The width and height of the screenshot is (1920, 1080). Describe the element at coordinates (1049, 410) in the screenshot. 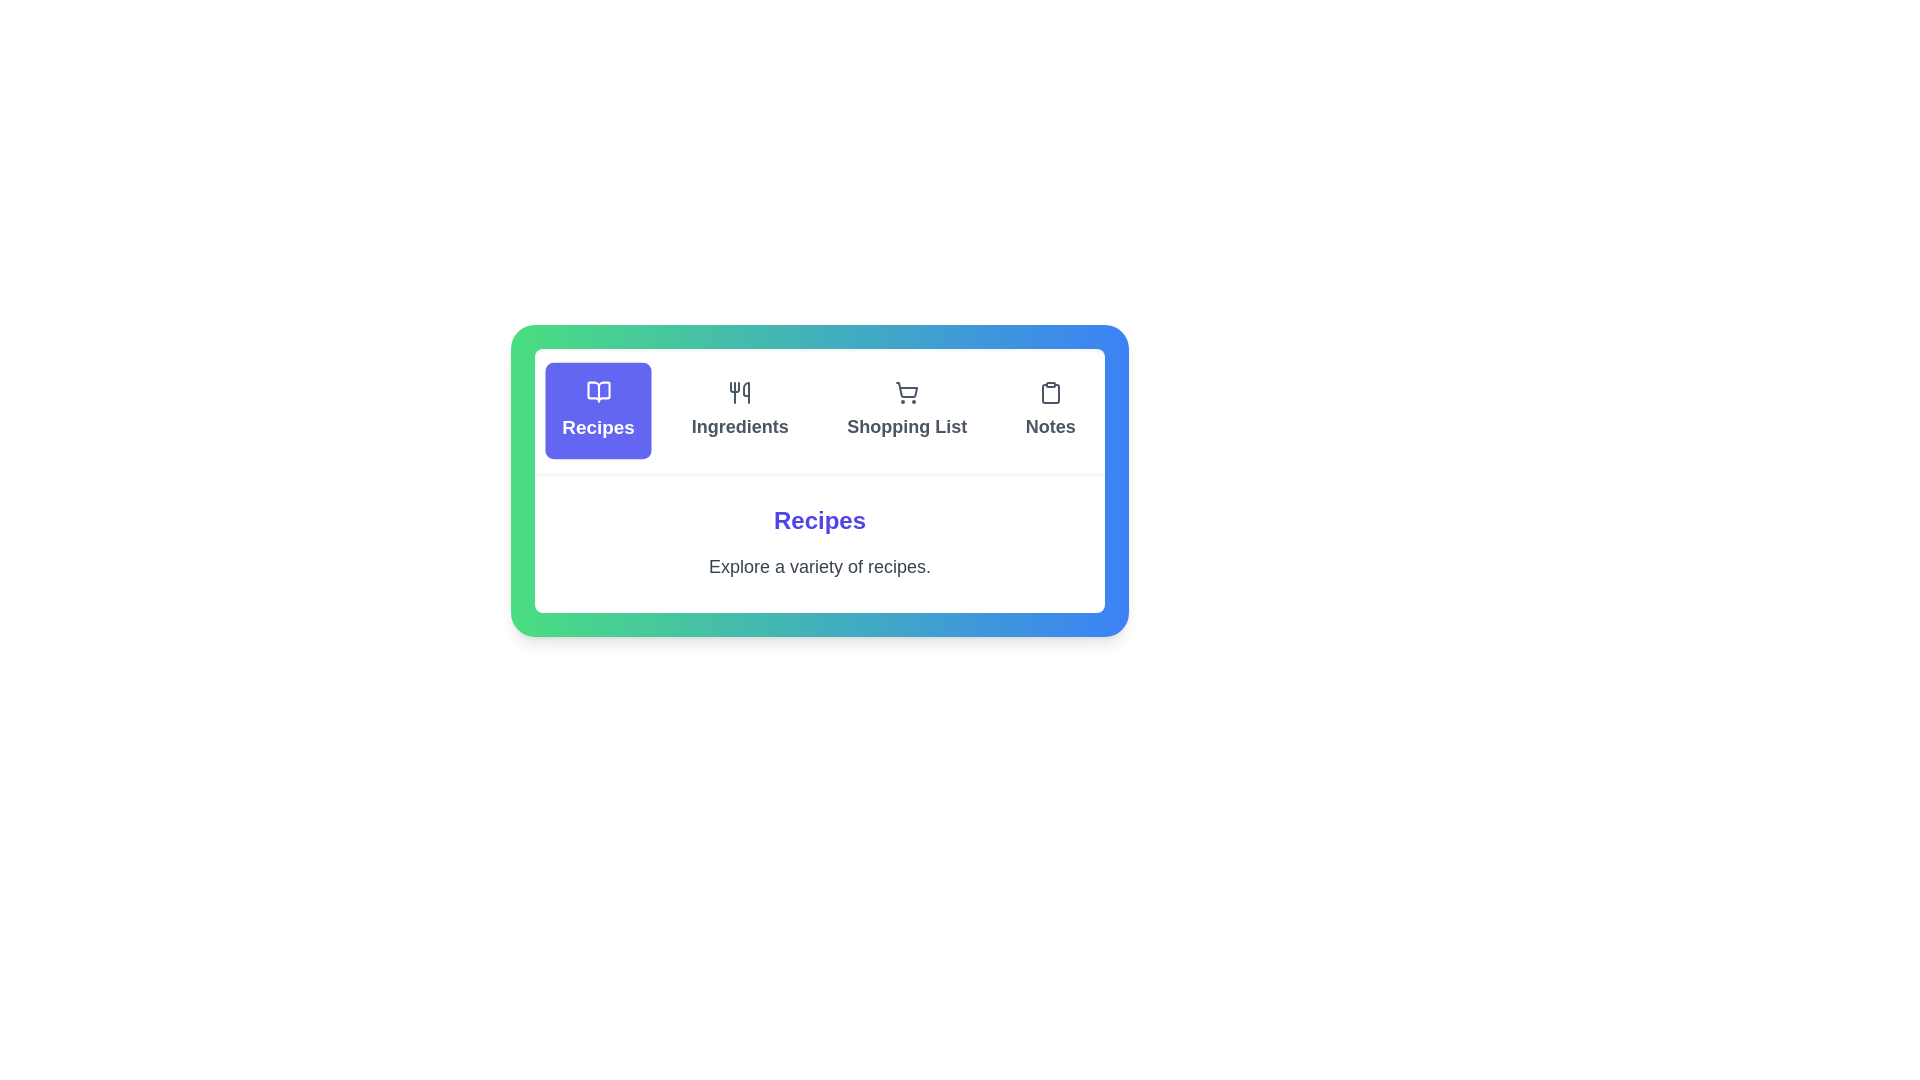

I see `the Notes tab by clicking on it` at that location.